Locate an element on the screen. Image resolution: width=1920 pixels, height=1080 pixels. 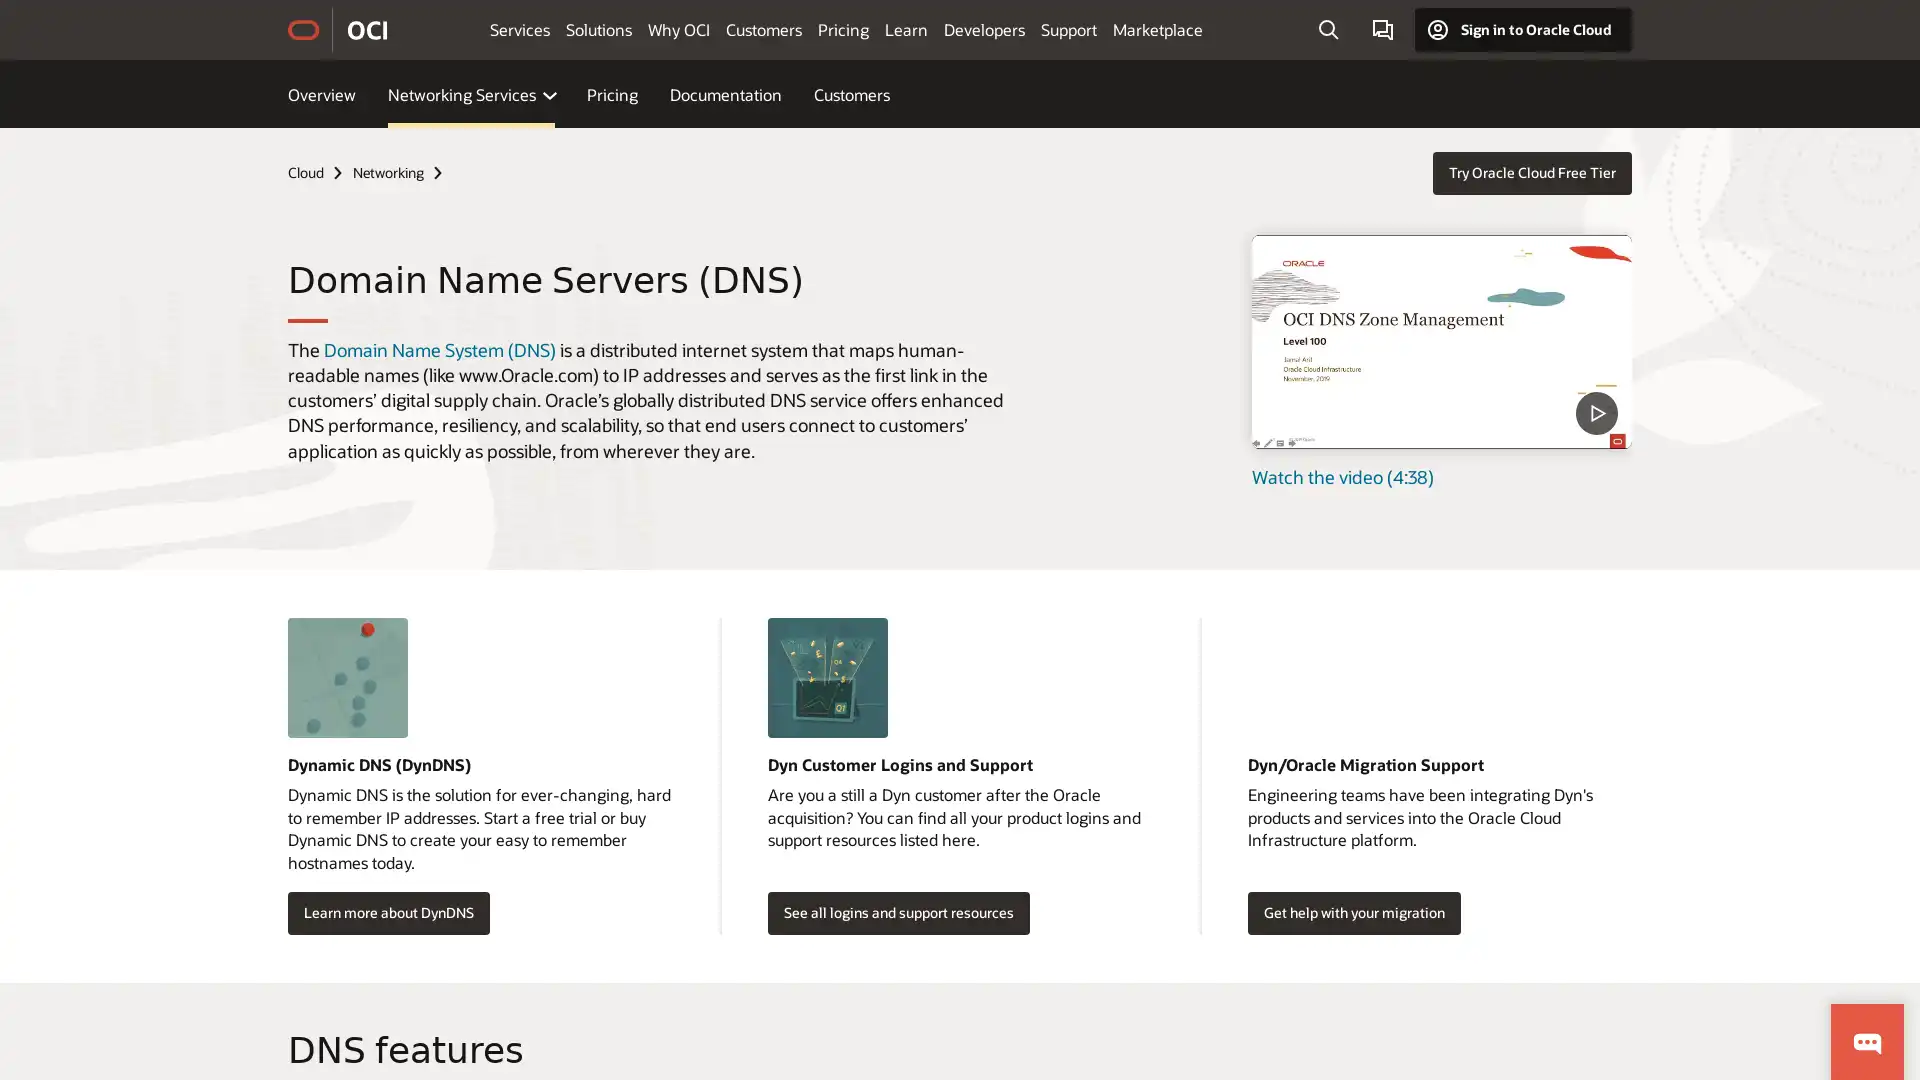
Customers is located at coordinates (762, 29).